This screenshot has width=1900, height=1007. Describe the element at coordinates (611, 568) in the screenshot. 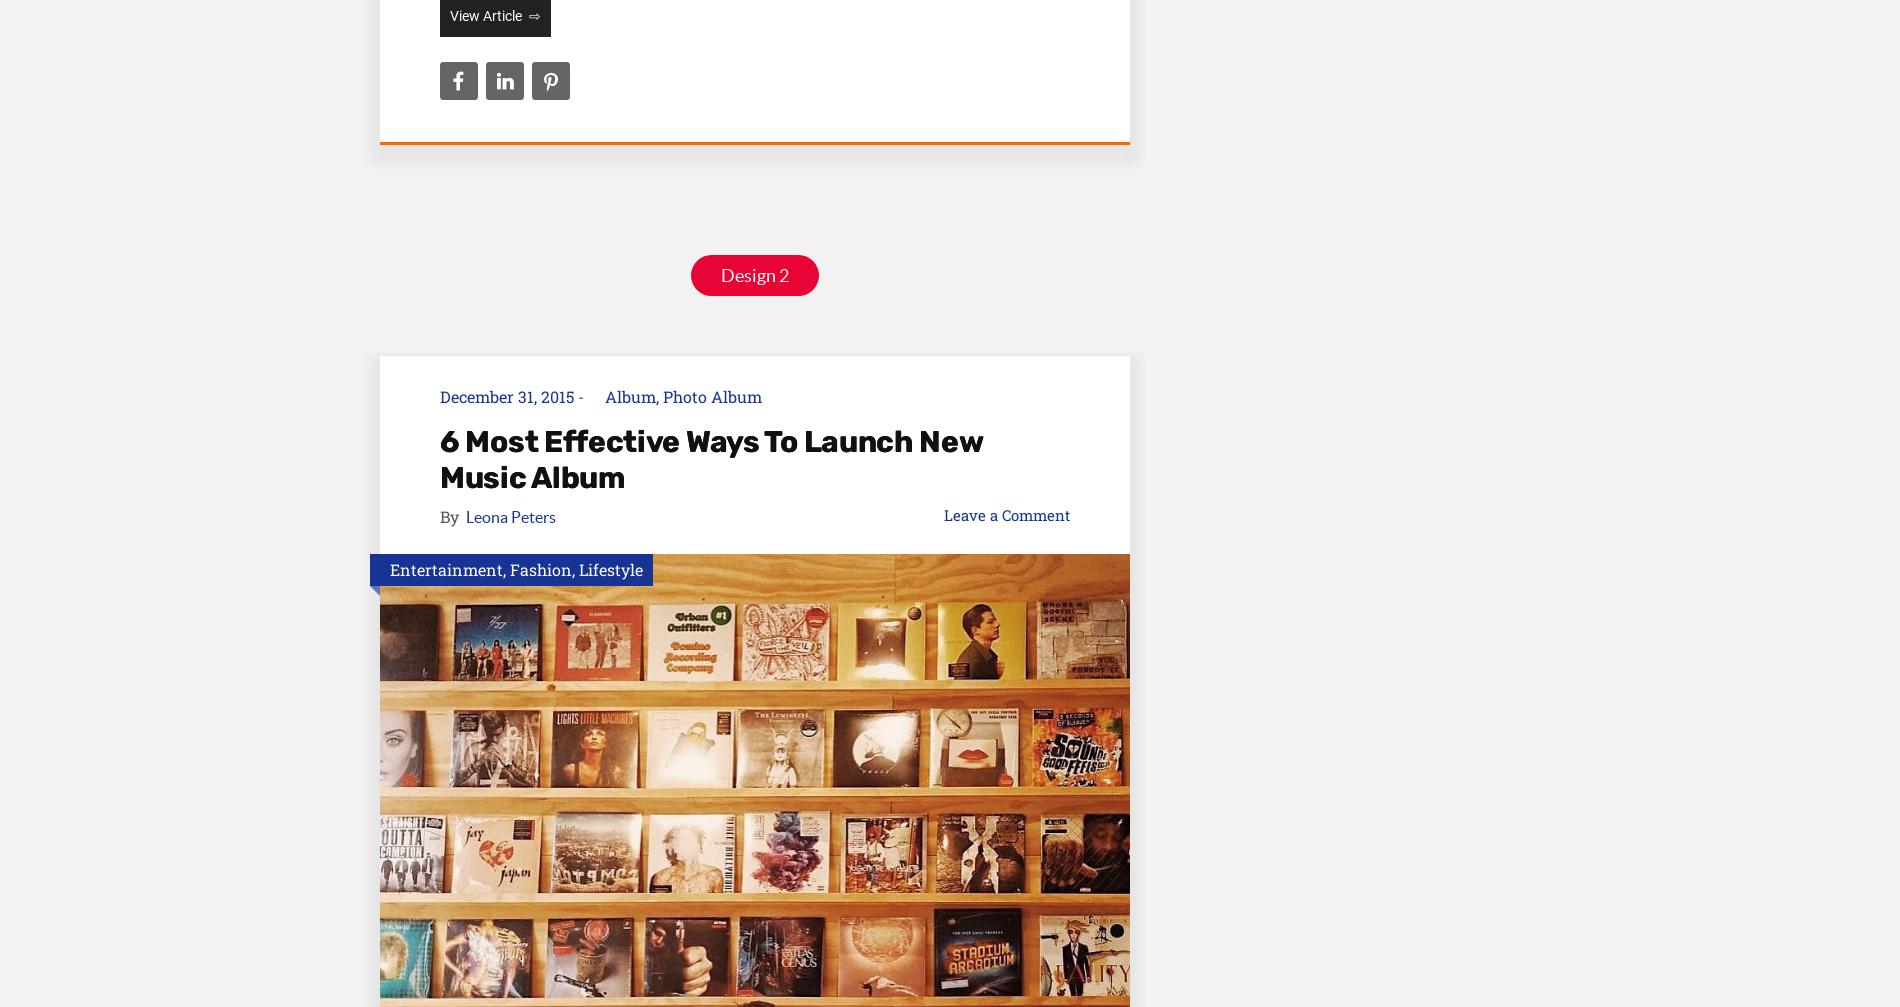

I see `'Lifestyle'` at that location.